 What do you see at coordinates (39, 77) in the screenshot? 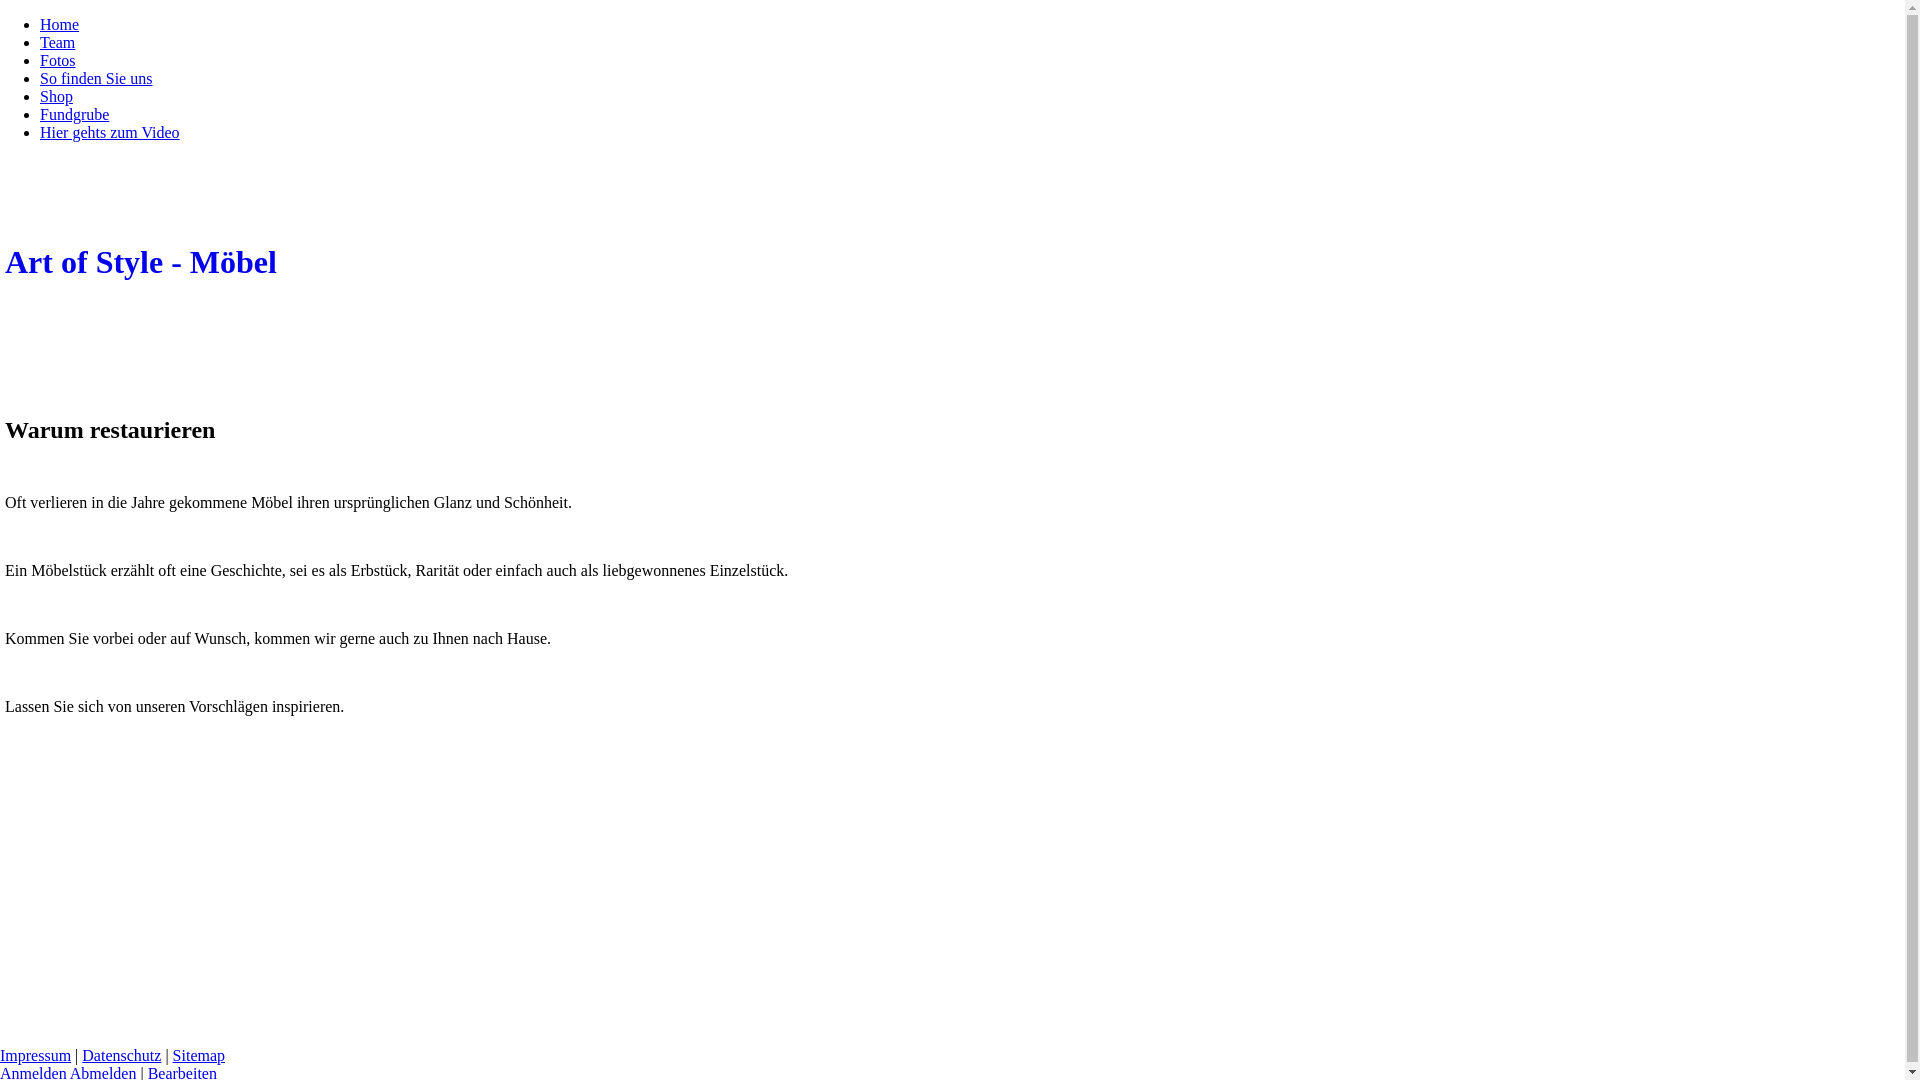
I see `'So finden Sie uns'` at bounding box center [39, 77].